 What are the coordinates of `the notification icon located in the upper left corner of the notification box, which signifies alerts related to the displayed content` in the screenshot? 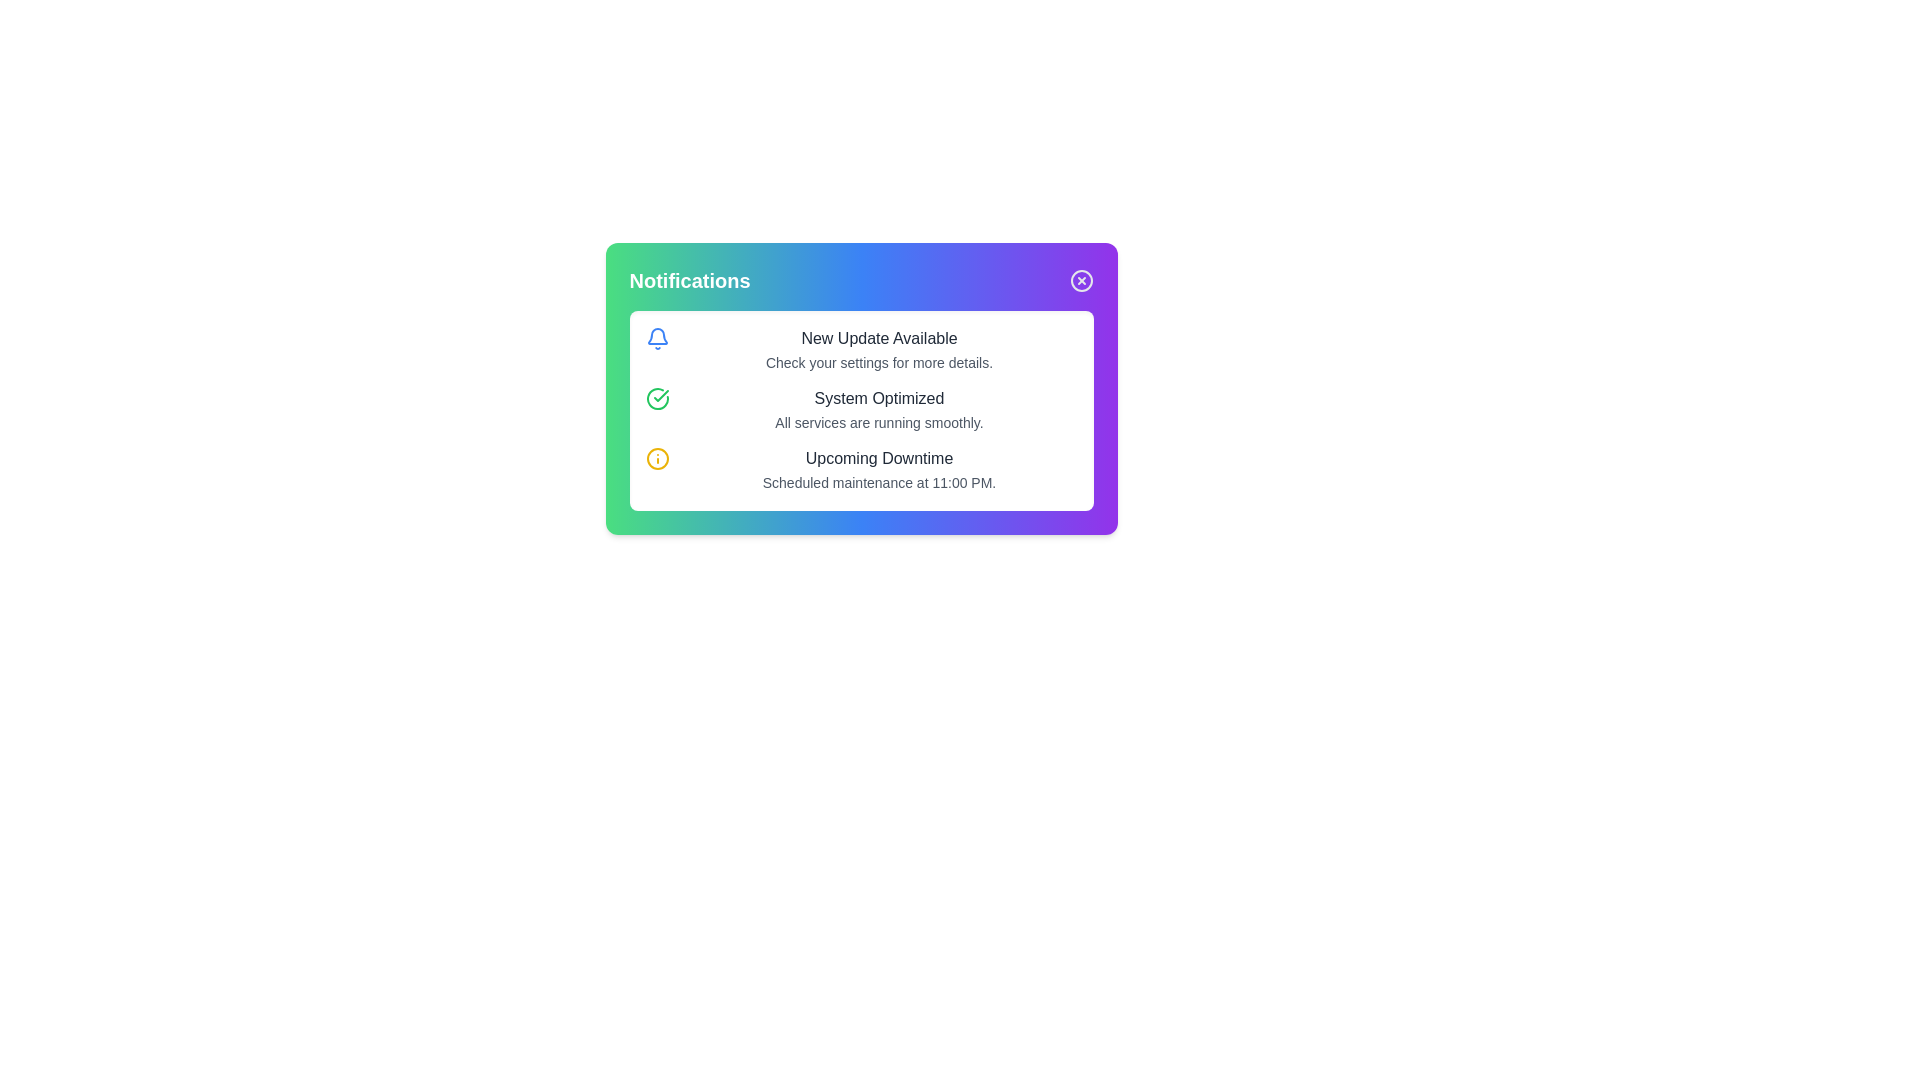 It's located at (657, 338).